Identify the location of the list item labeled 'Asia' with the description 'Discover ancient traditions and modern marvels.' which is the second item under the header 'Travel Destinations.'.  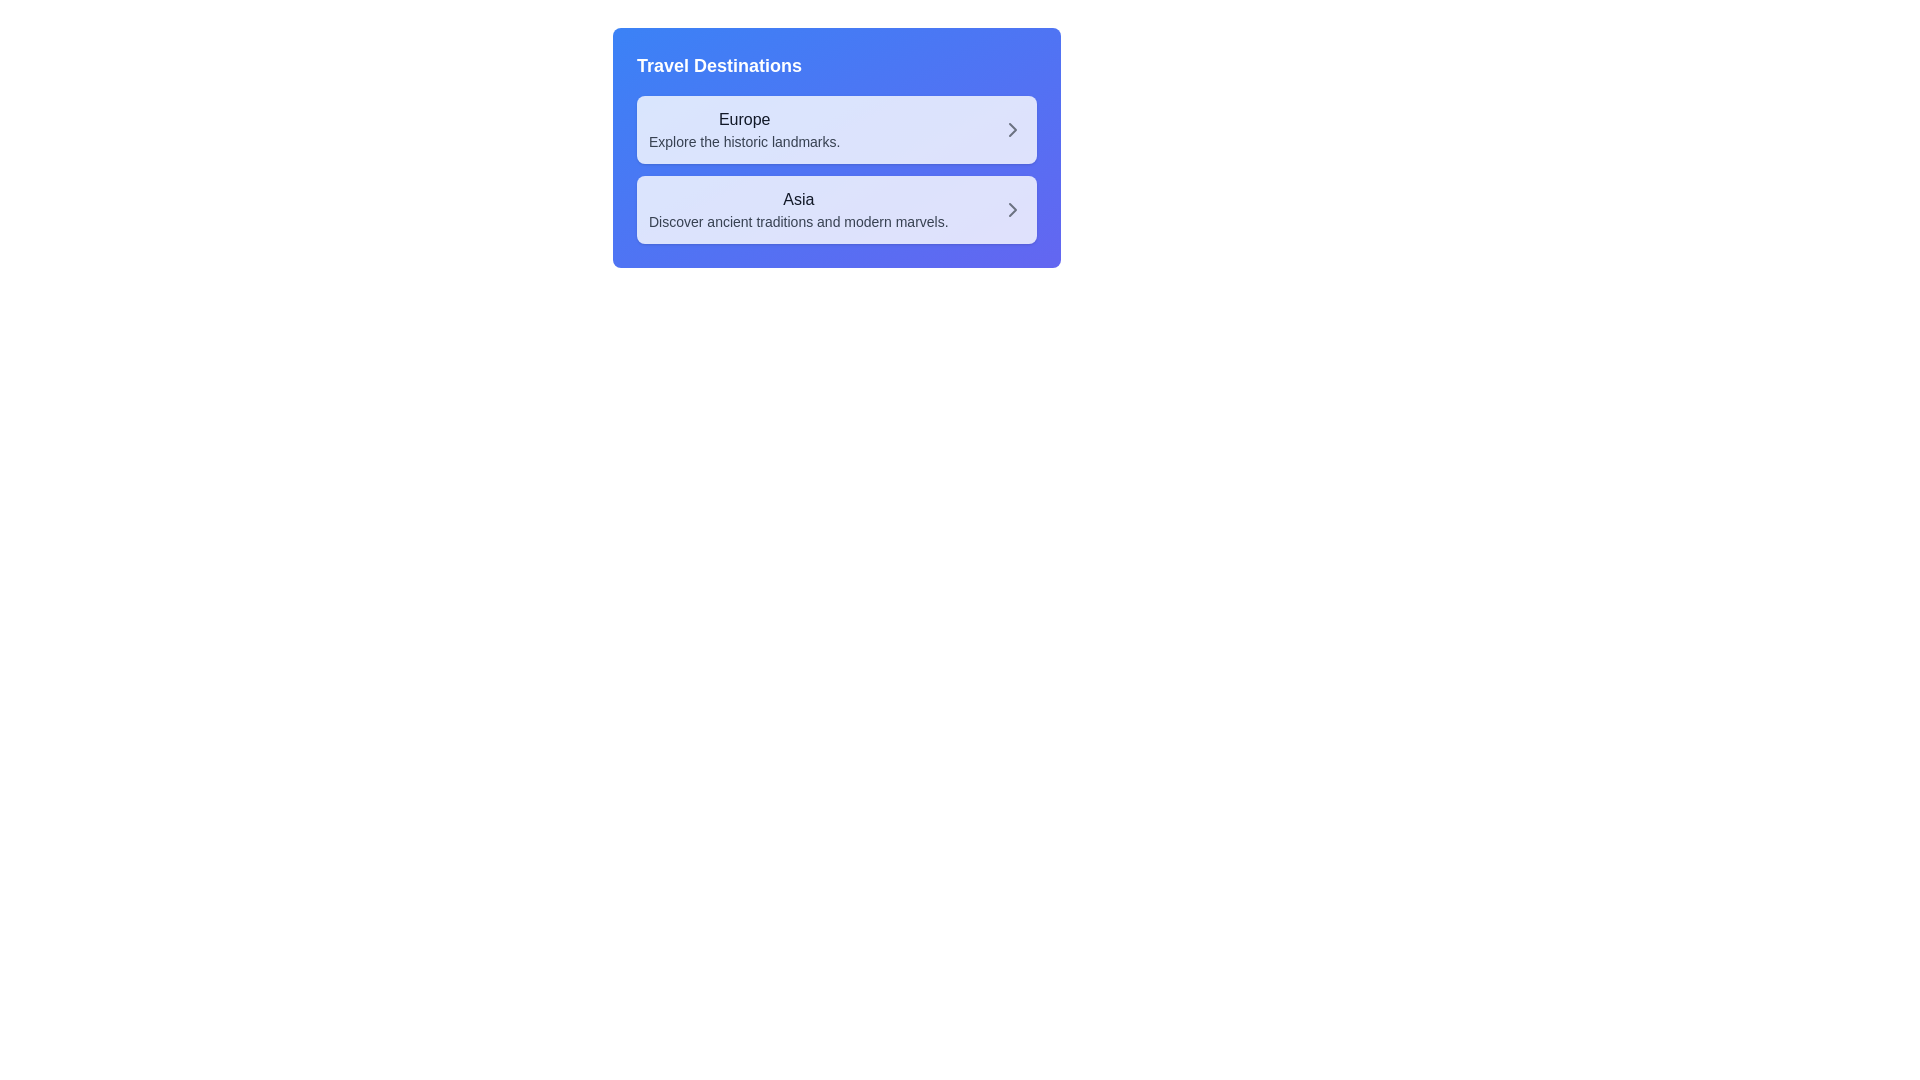
(836, 209).